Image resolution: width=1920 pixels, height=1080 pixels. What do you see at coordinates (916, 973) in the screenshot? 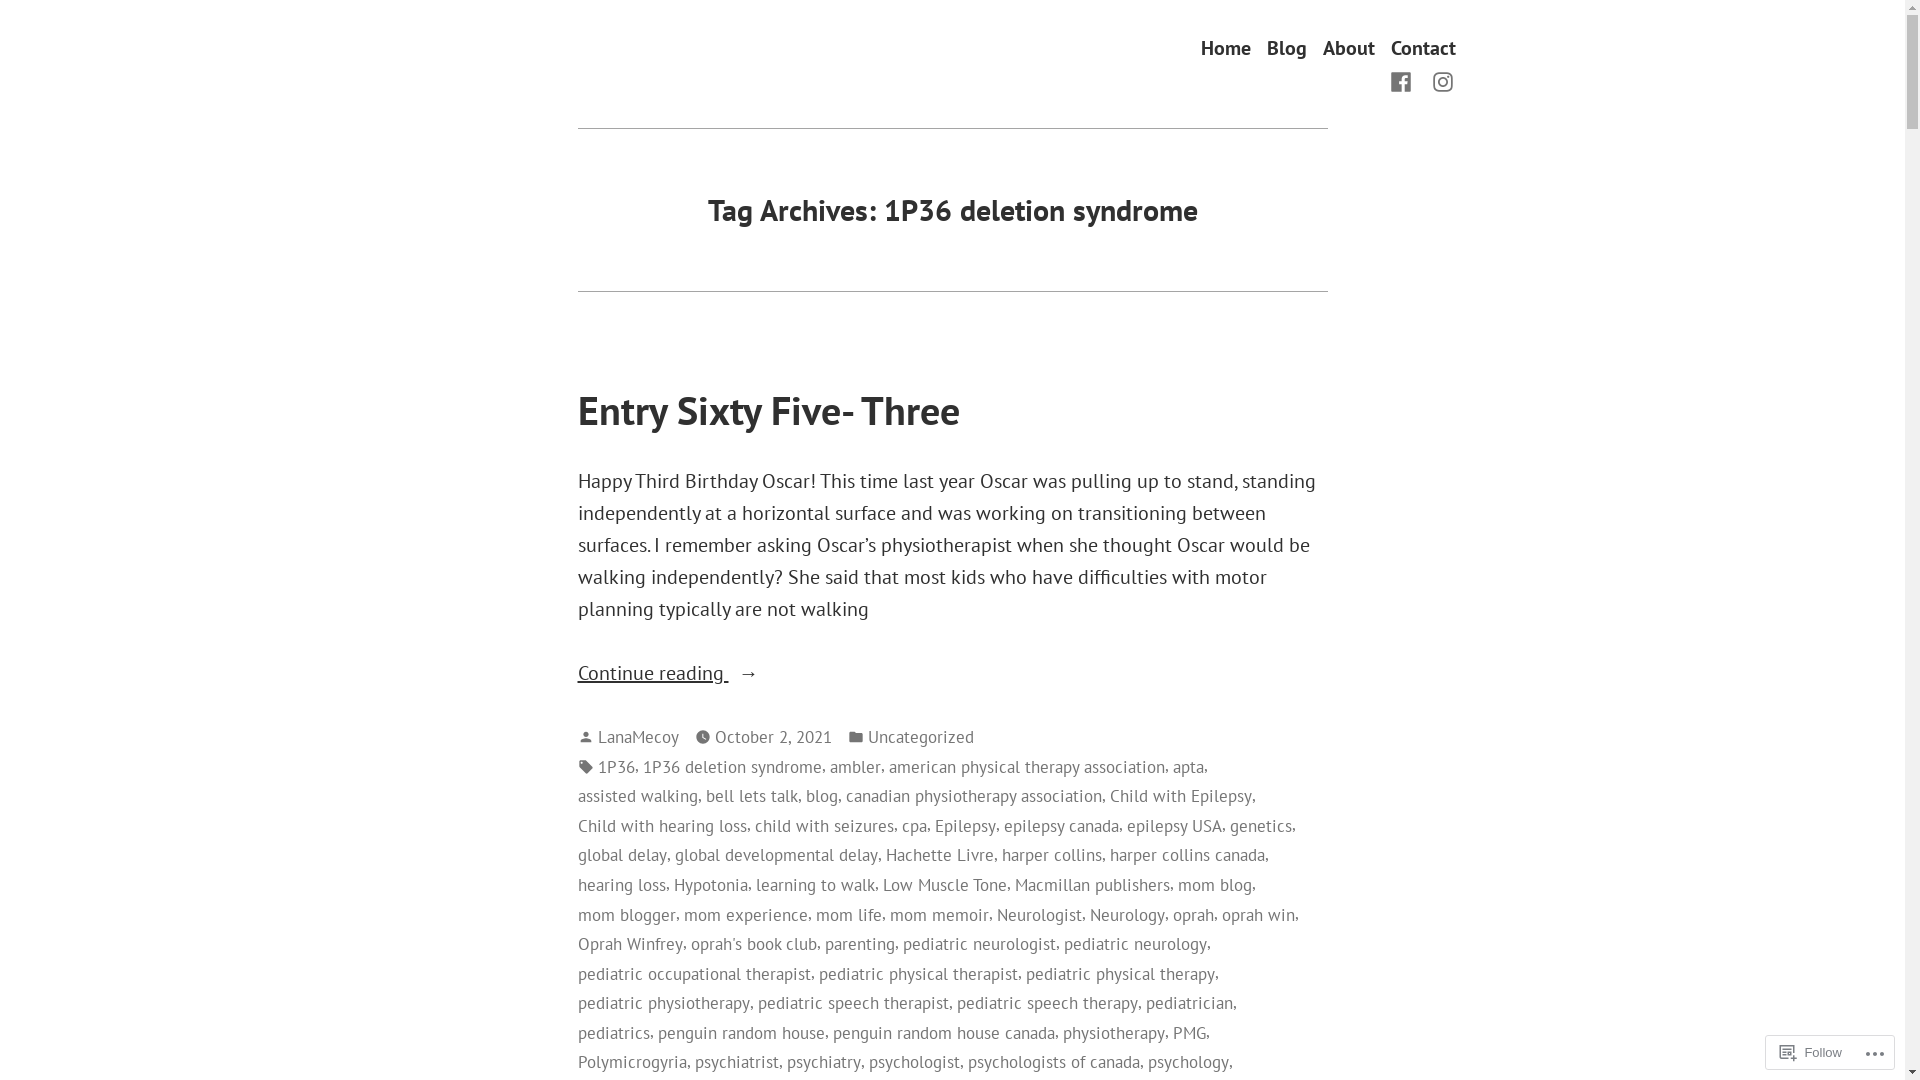
I see `'pediatric physical therapist'` at bounding box center [916, 973].